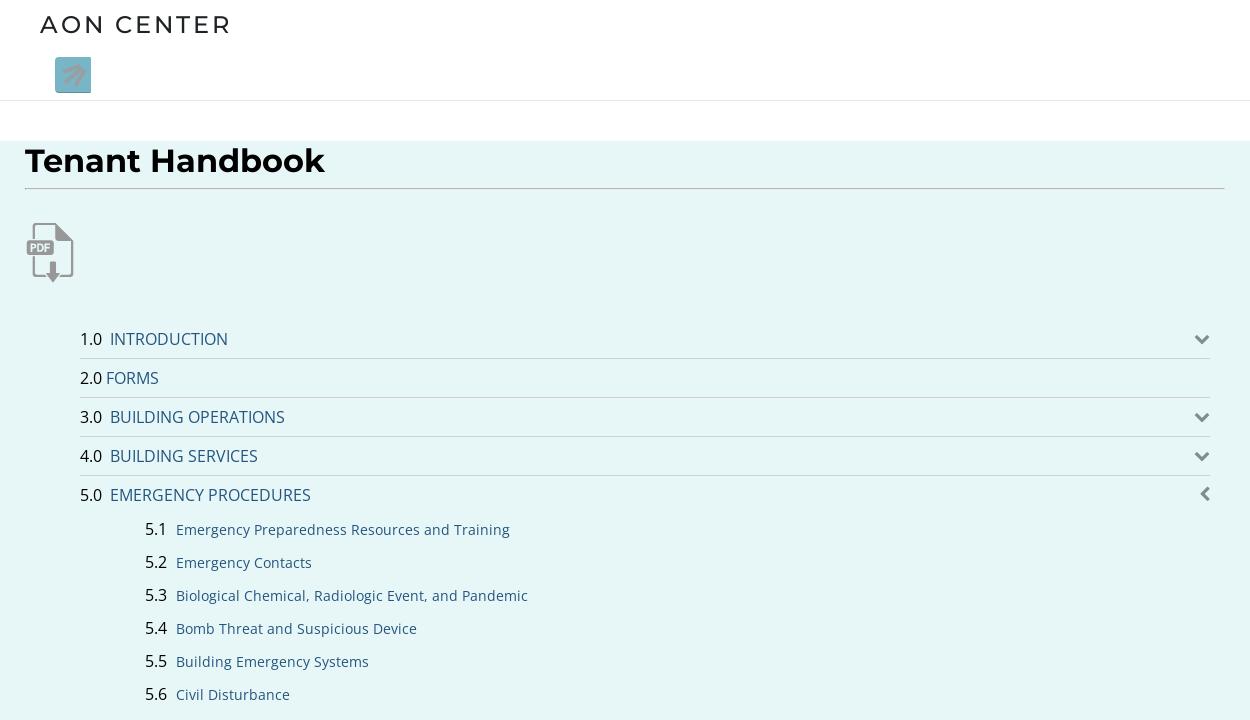 The image size is (1250, 720). I want to click on 'Emergency Procedures', so click(209, 495).